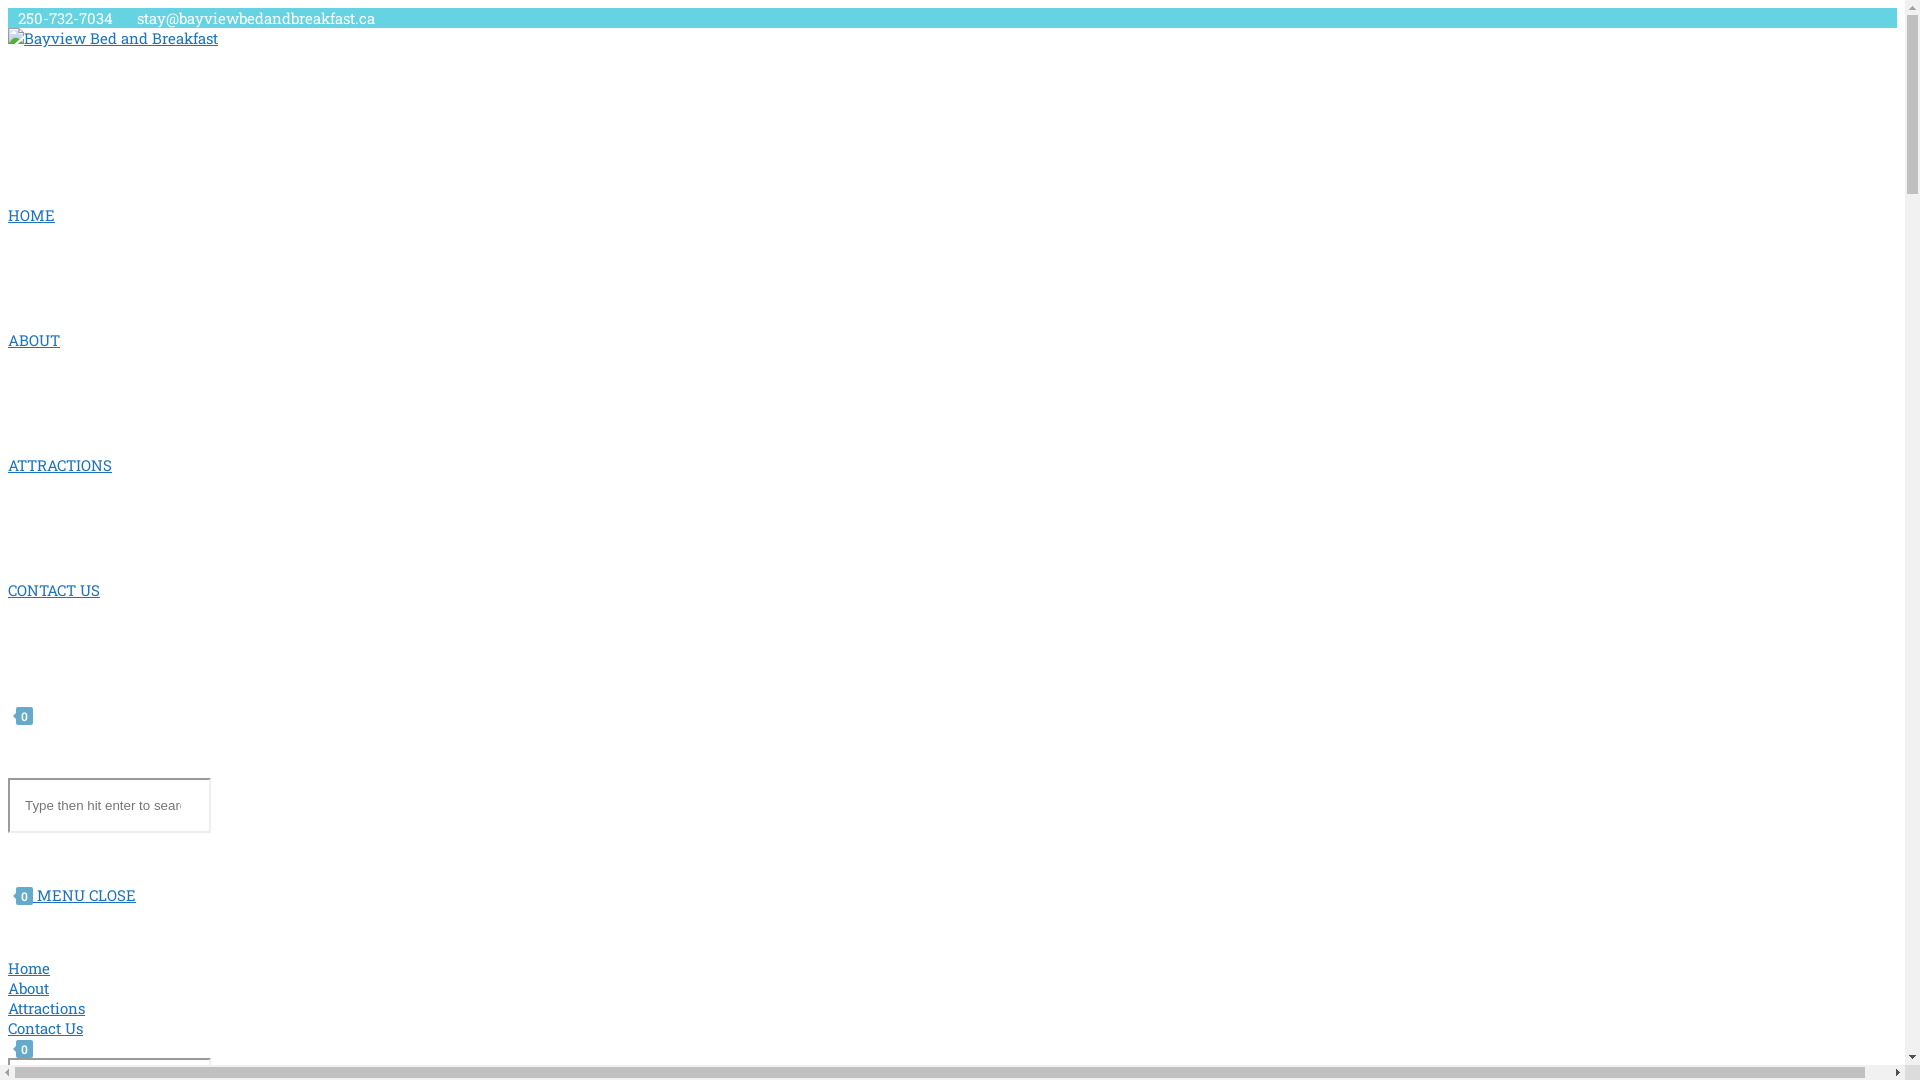  Describe the element at coordinates (28, 967) in the screenshot. I see `'Home'` at that location.